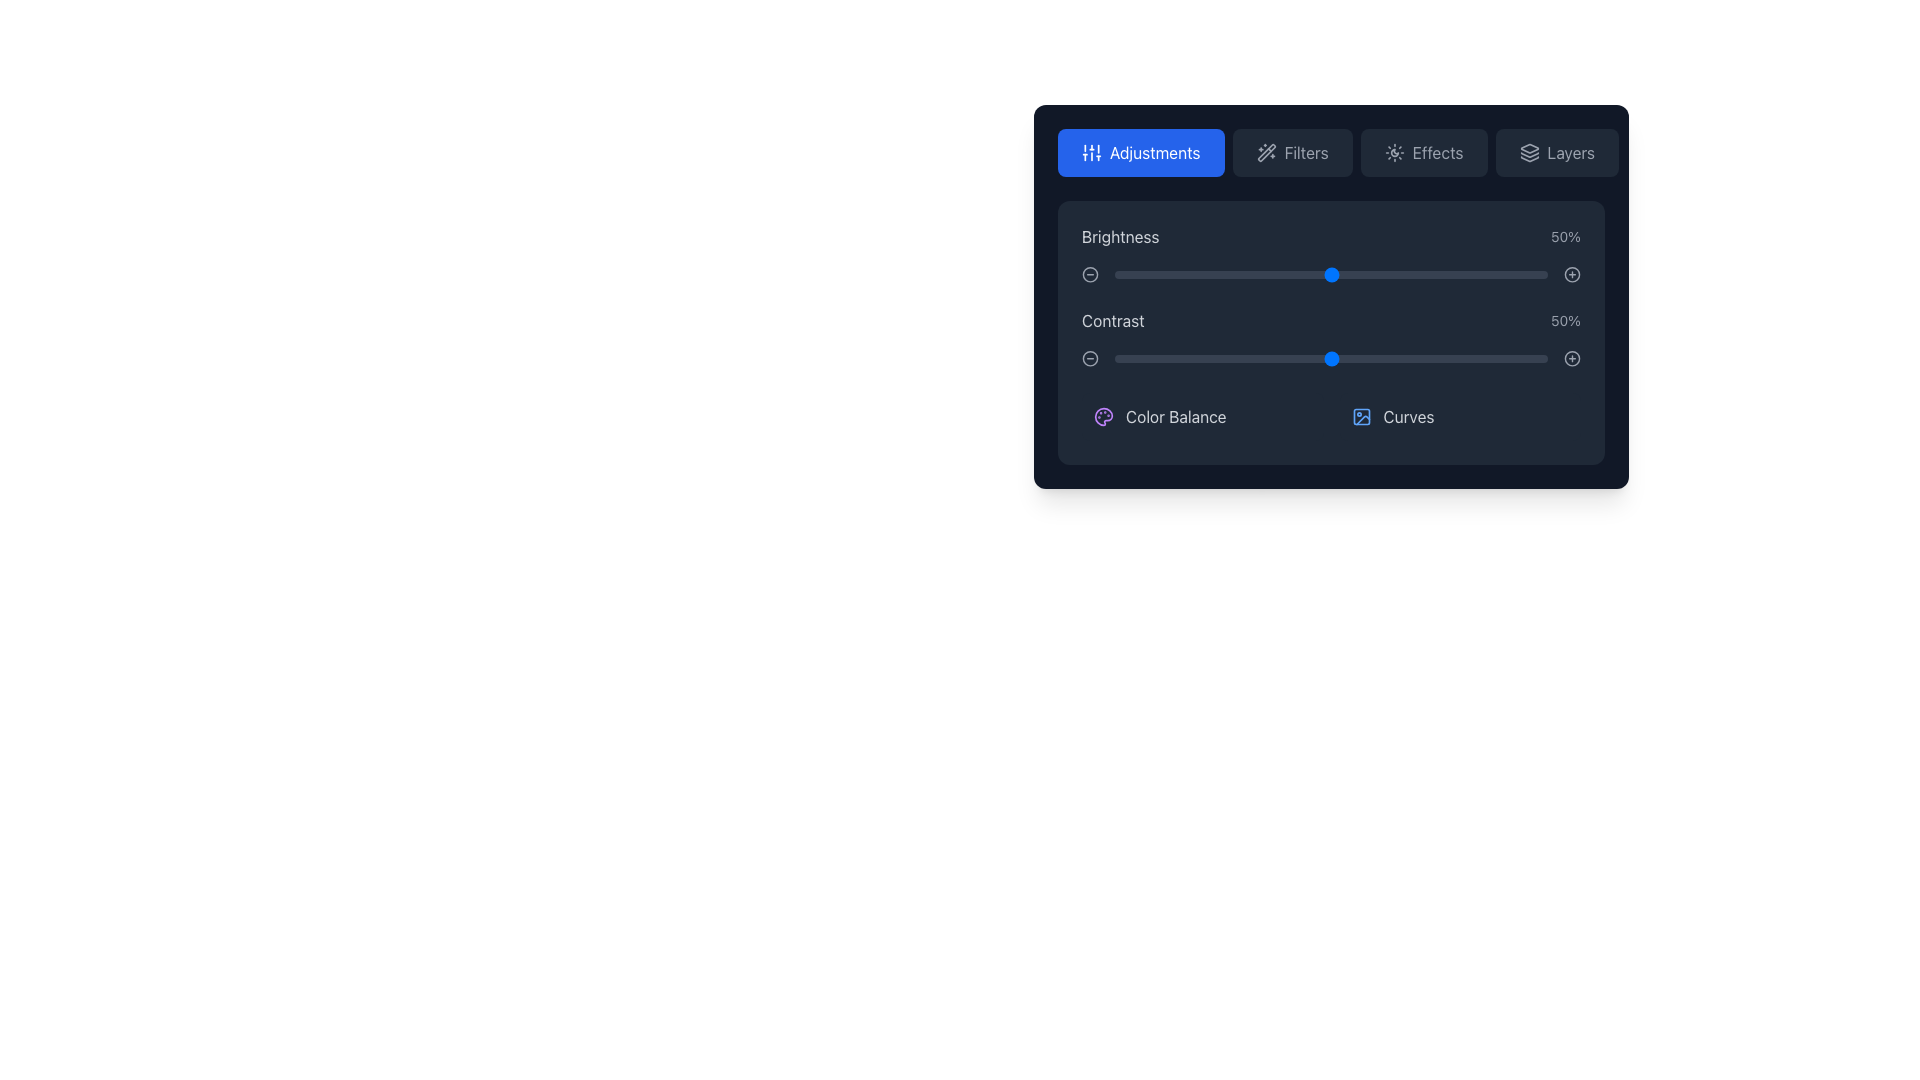 The width and height of the screenshot is (1920, 1080). I want to click on contrast, so click(1331, 357).